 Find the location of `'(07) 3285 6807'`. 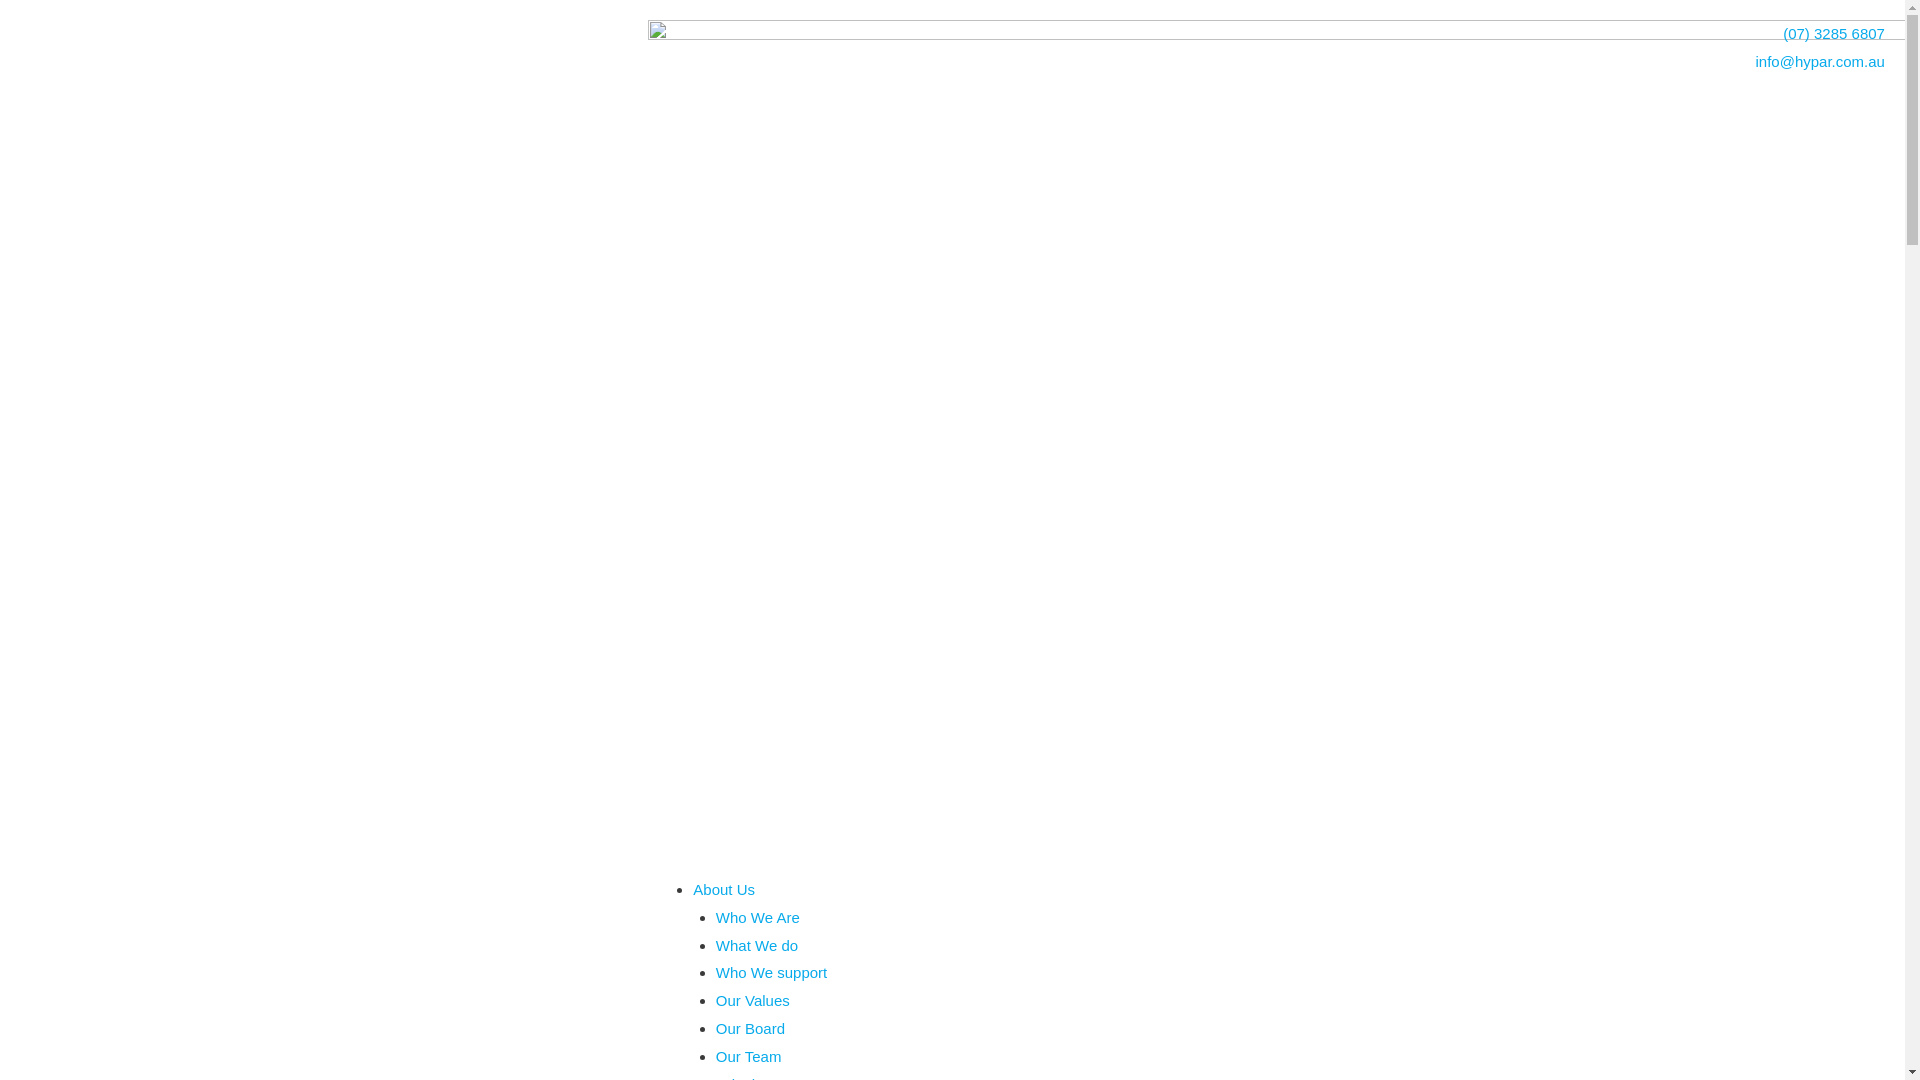

'(07) 3285 6807' is located at coordinates (1275, 34).